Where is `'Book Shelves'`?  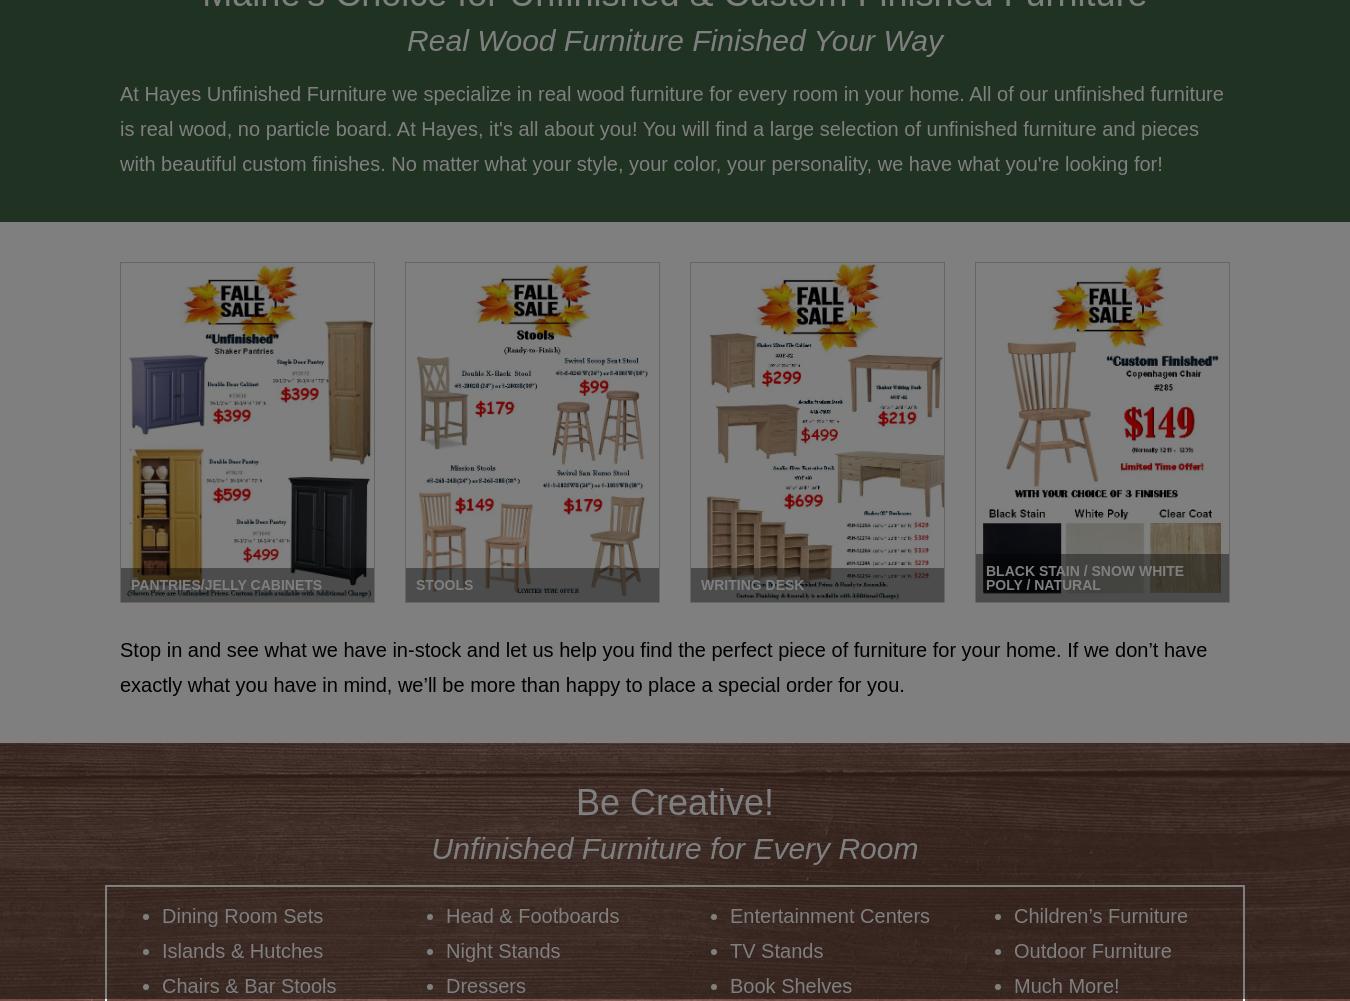
'Book Shelves' is located at coordinates (790, 984).